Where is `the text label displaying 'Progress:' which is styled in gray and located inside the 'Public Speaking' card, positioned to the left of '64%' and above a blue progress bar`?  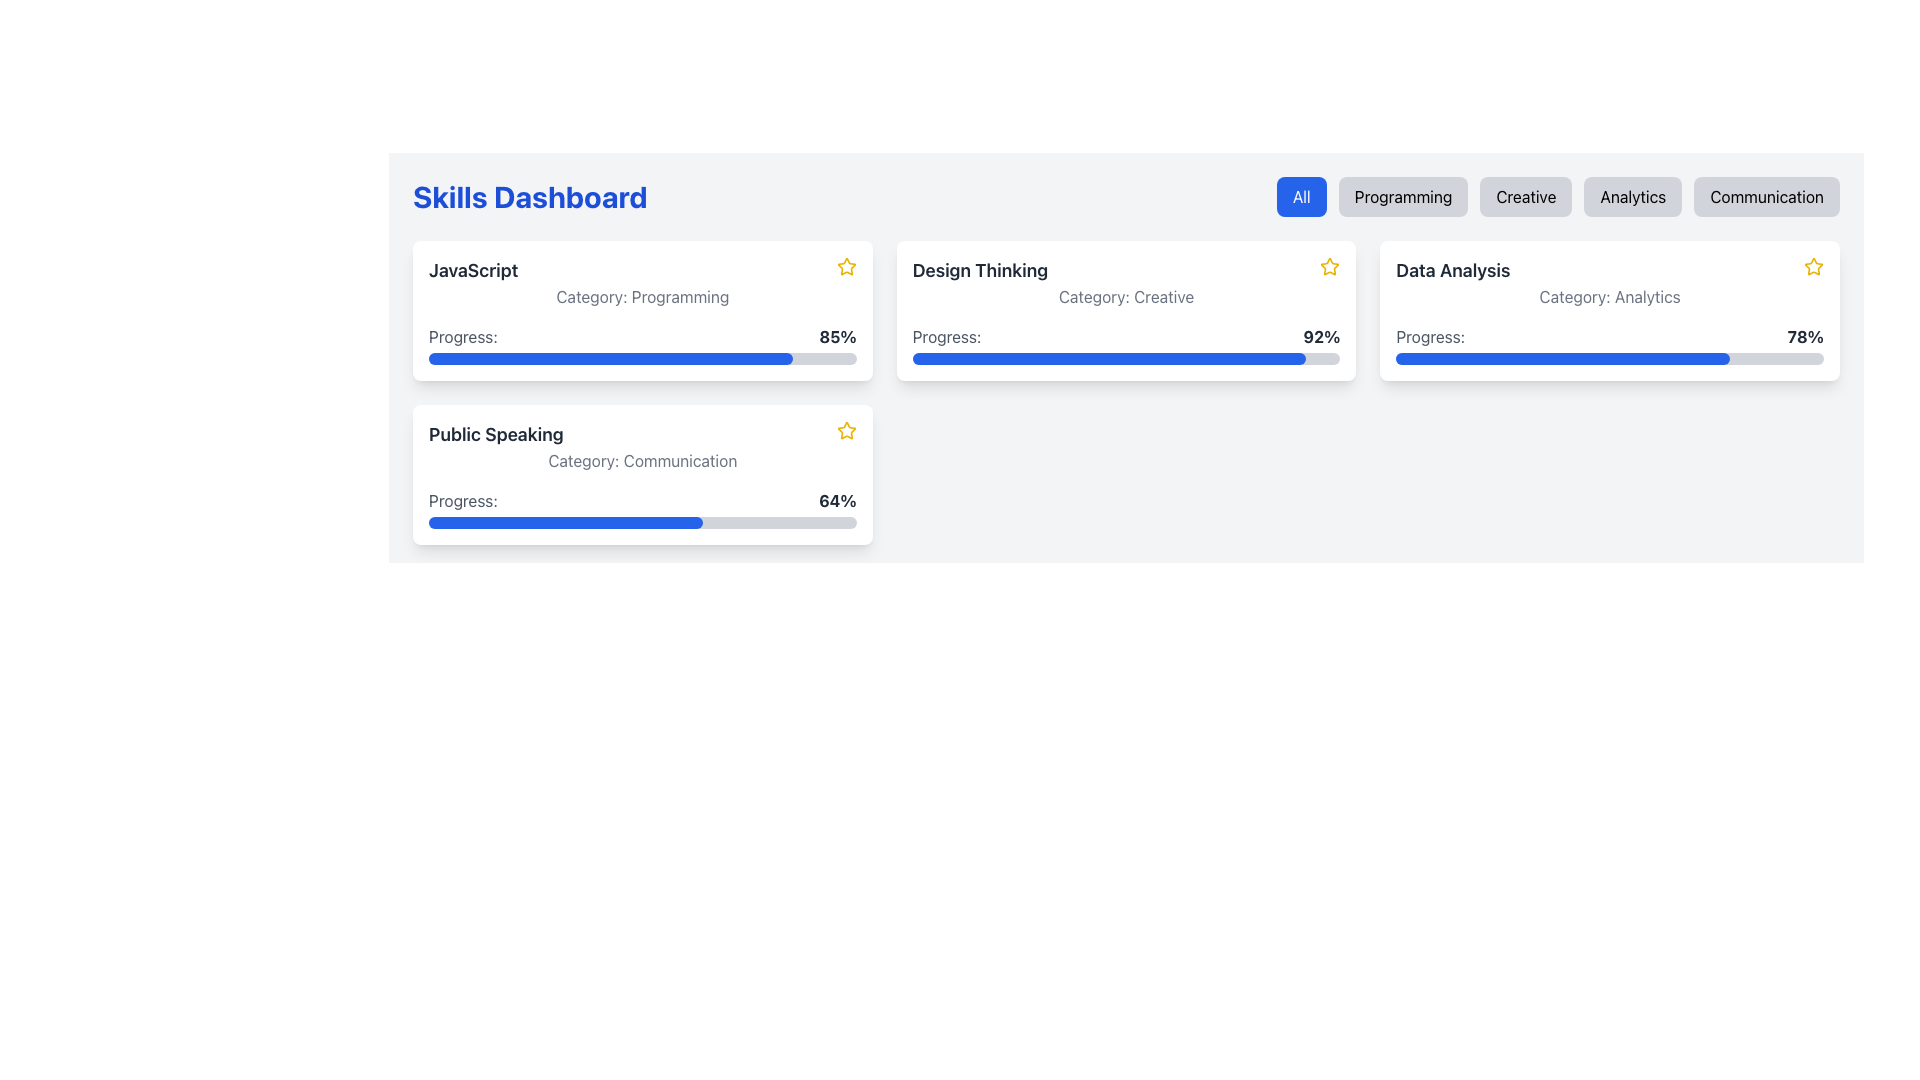 the text label displaying 'Progress:' which is styled in gray and located inside the 'Public Speaking' card, positioned to the left of '64%' and above a blue progress bar is located at coordinates (462, 500).